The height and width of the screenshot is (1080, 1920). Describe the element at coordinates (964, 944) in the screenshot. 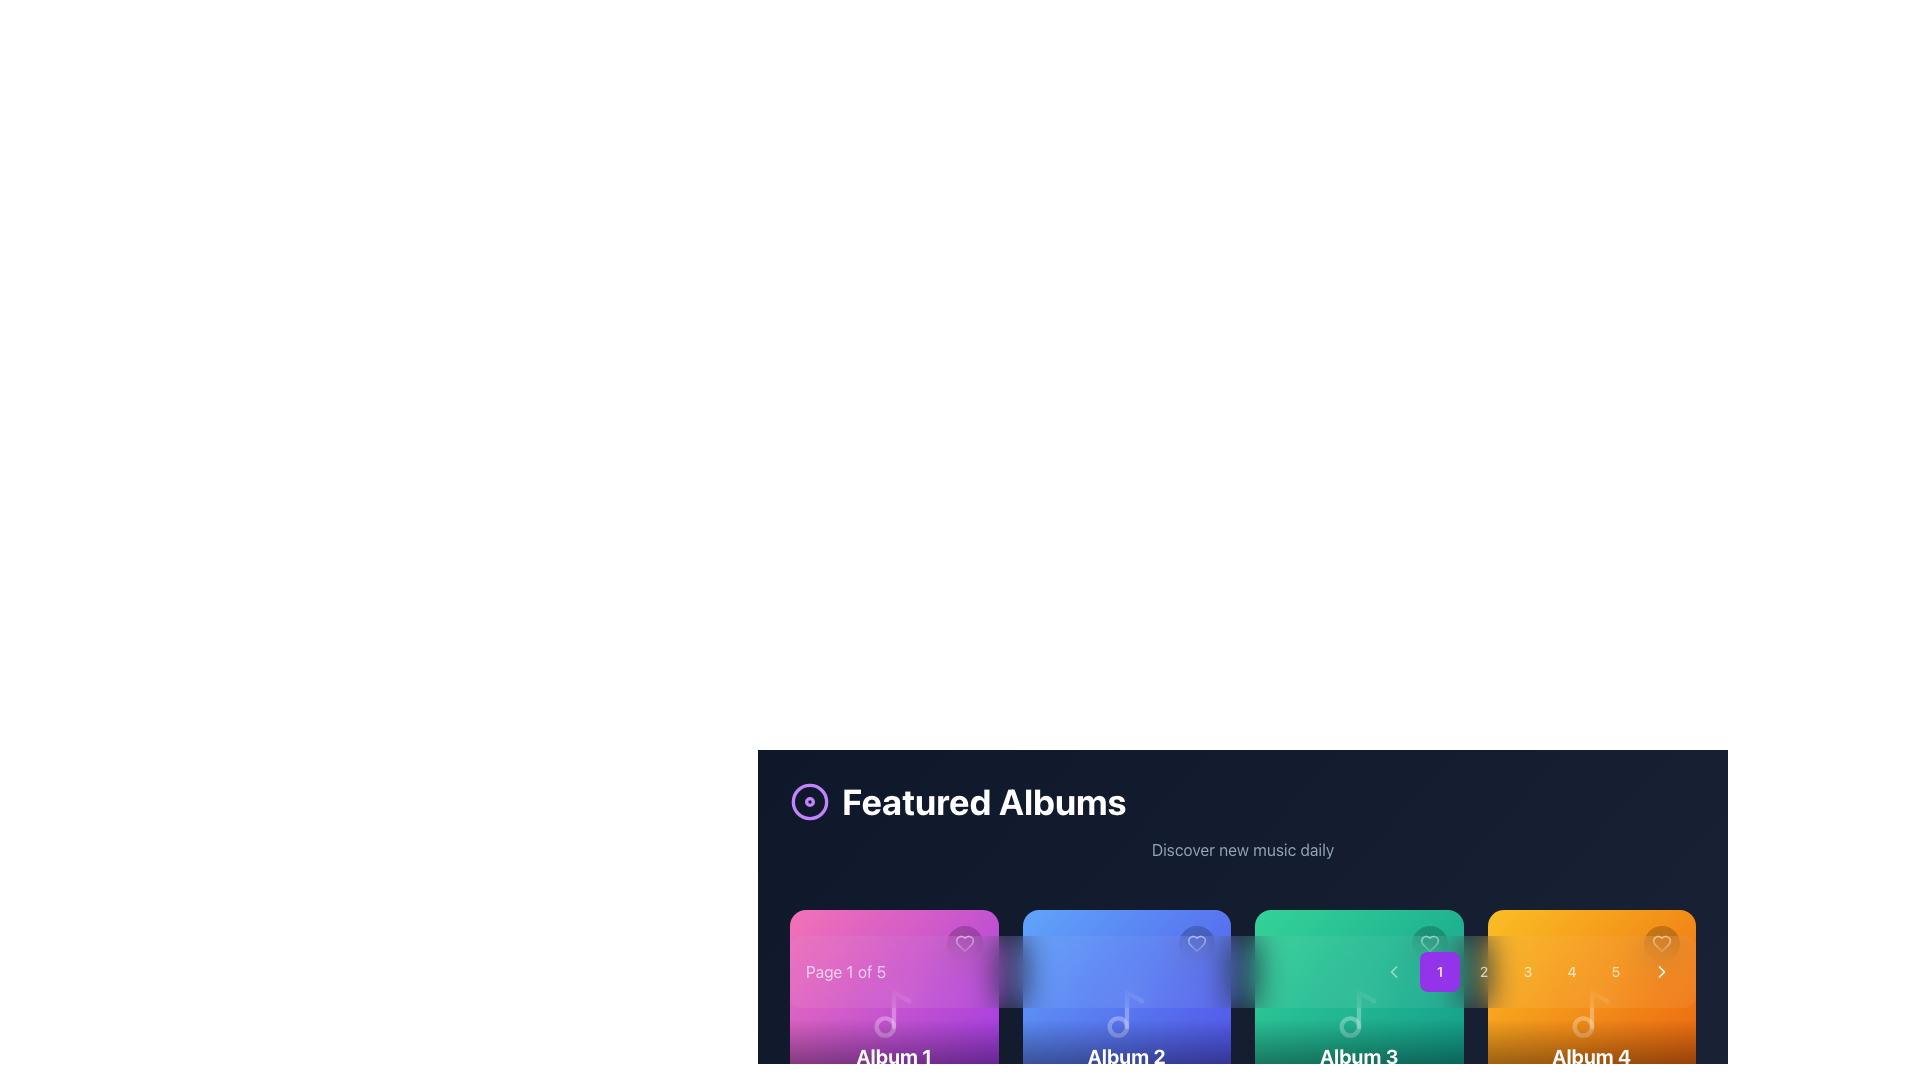

I see `the favorite button with an icon located in the top-right corner of the pink album card labeled 'Album 1'` at that location.